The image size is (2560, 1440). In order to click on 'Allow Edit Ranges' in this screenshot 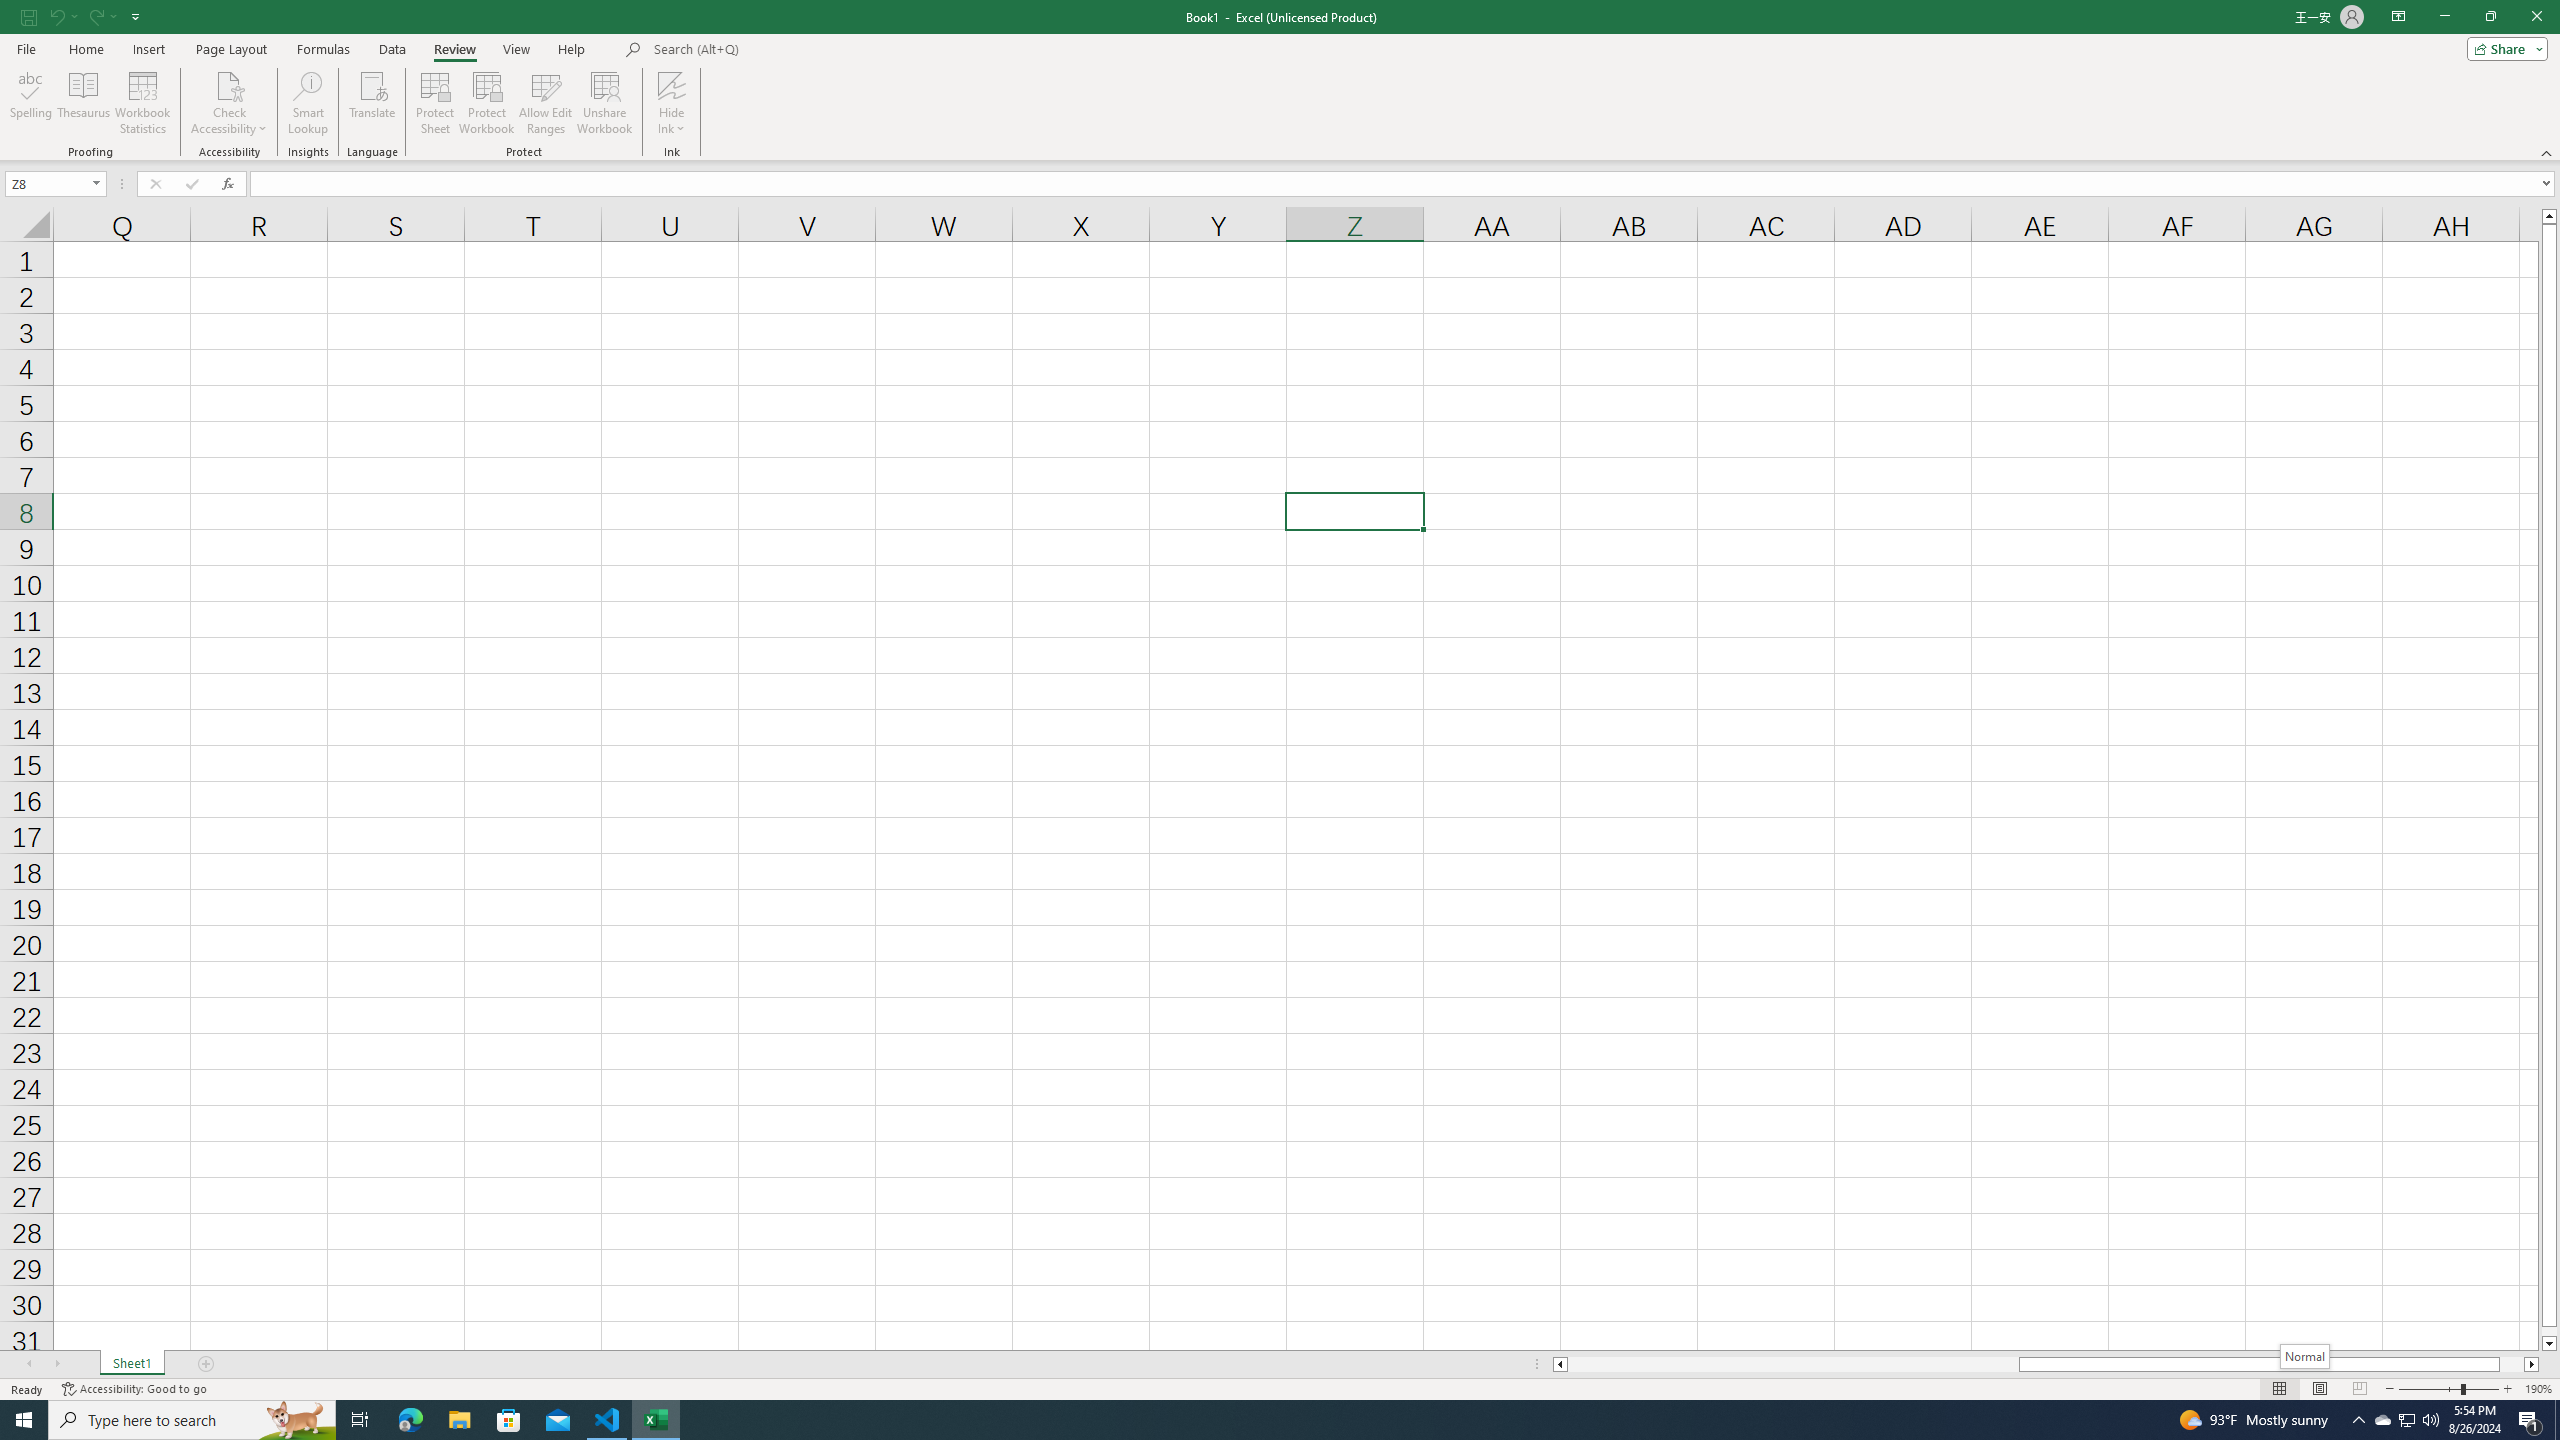, I will do `click(546, 103)`.